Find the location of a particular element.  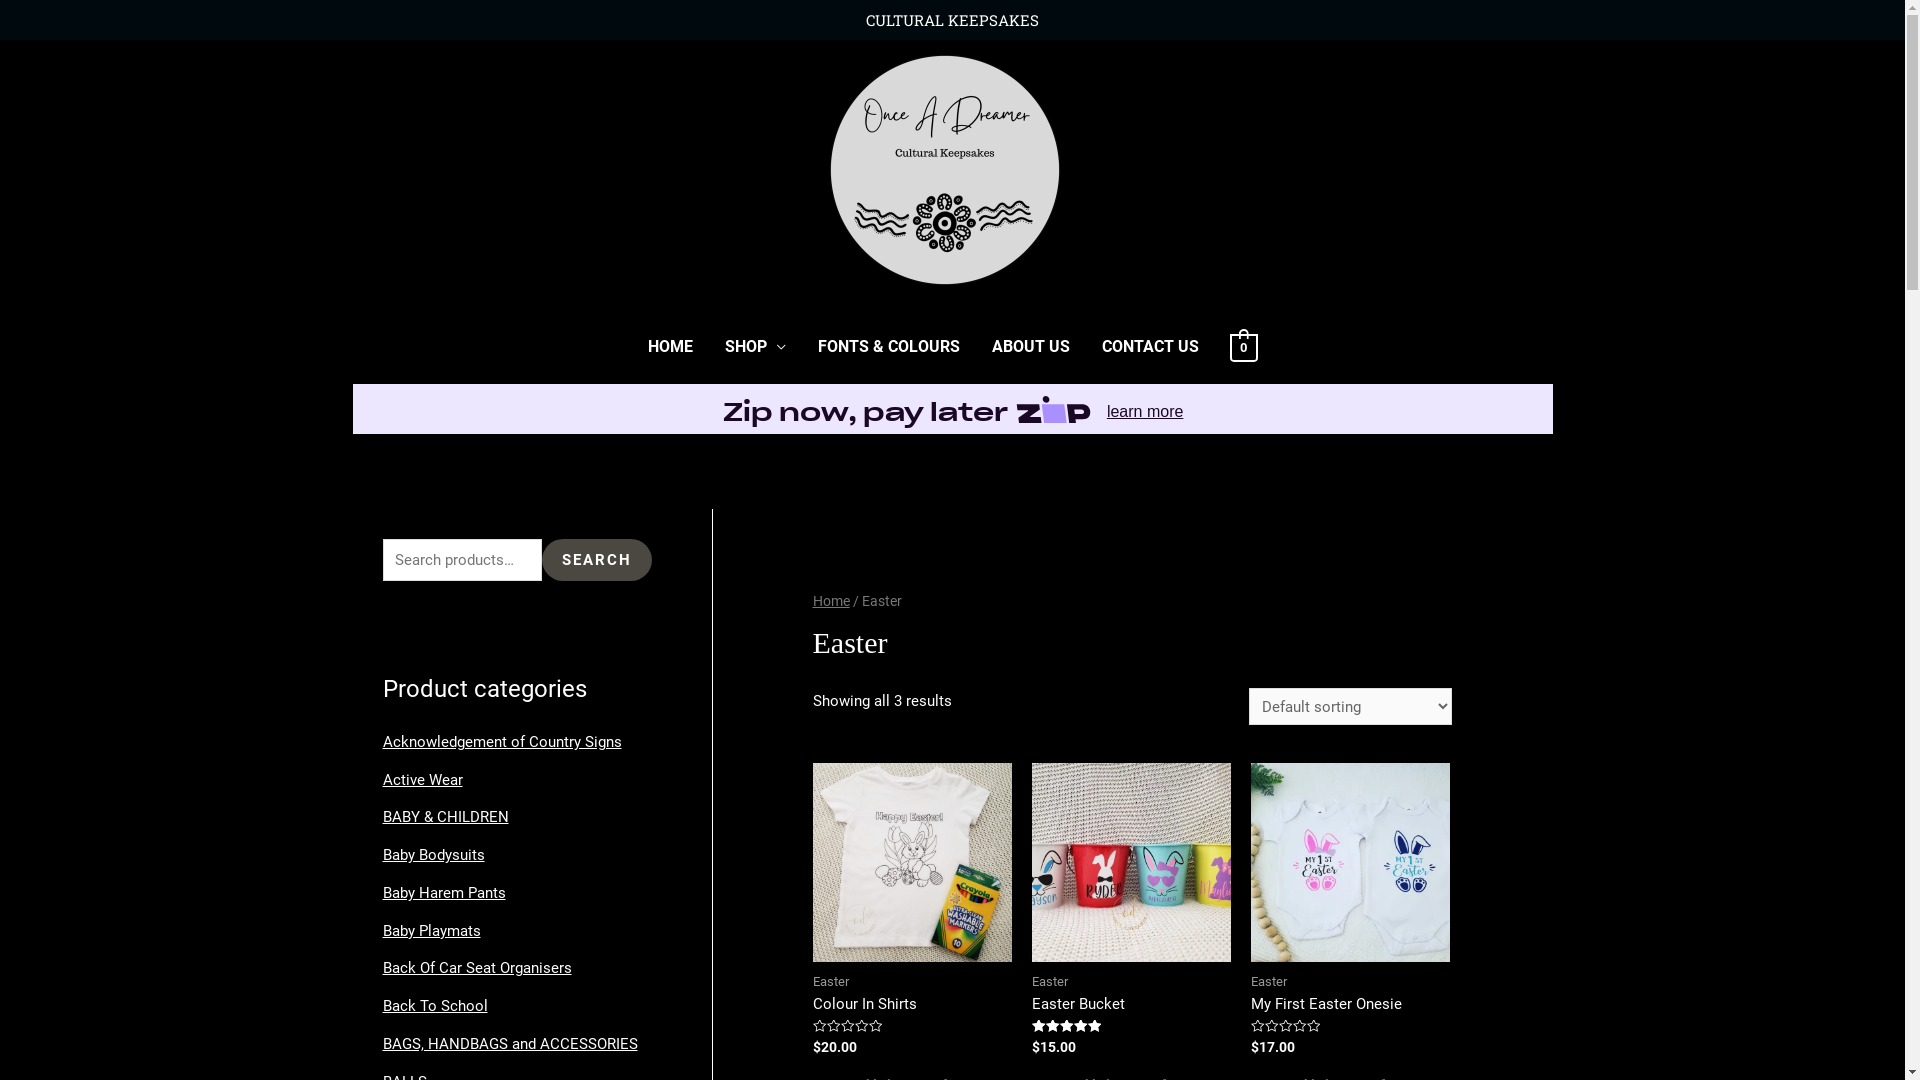

'BAGS, HANDBAGS and ACCESSORIES' is located at coordinates (509, 1043).